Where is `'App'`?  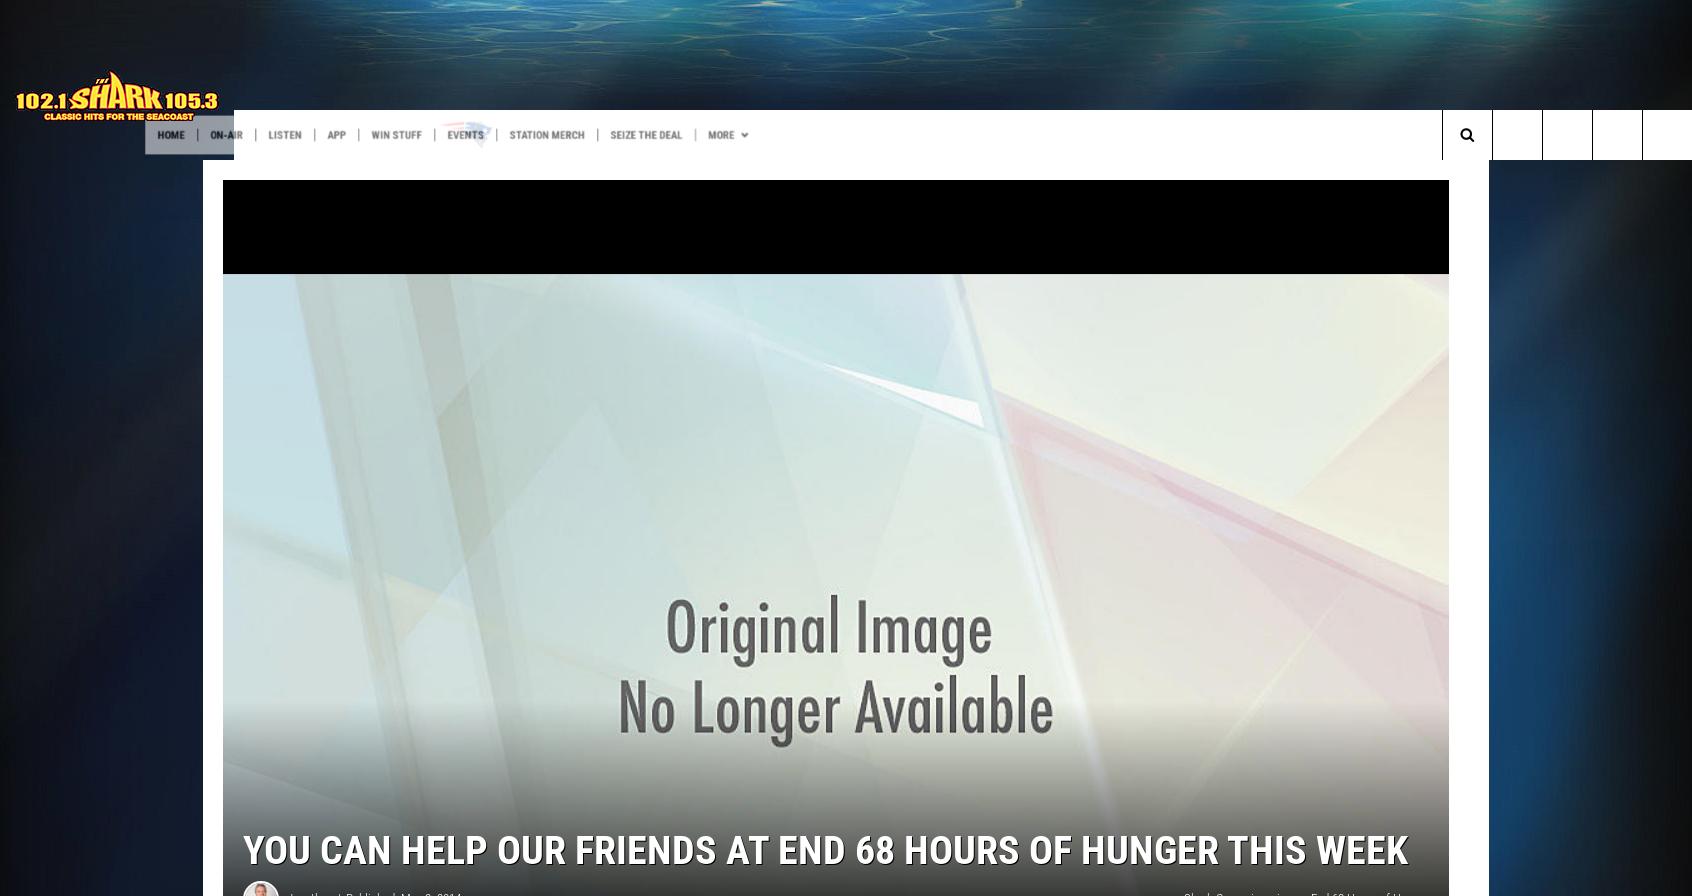
'App' is located at coordinates (480, 135).